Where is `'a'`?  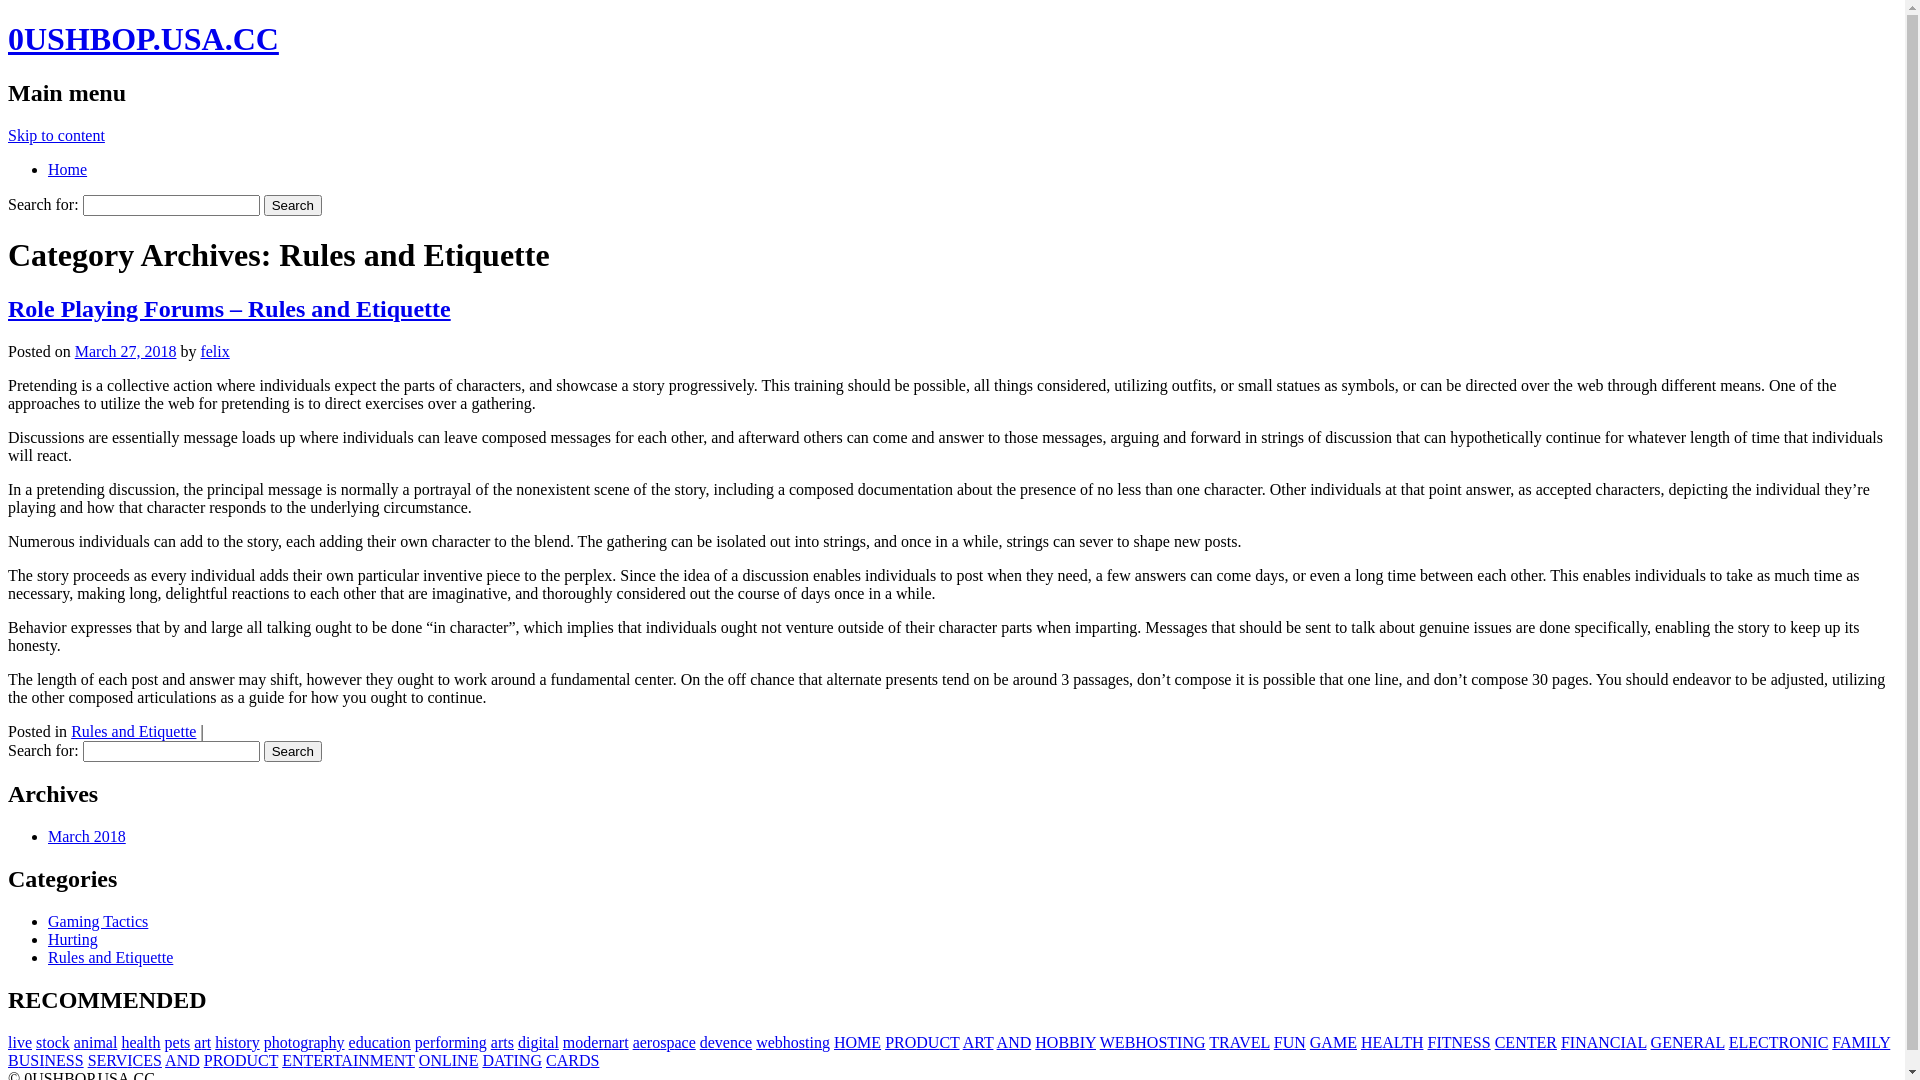
'a' is located at coordinates (108, 1041).